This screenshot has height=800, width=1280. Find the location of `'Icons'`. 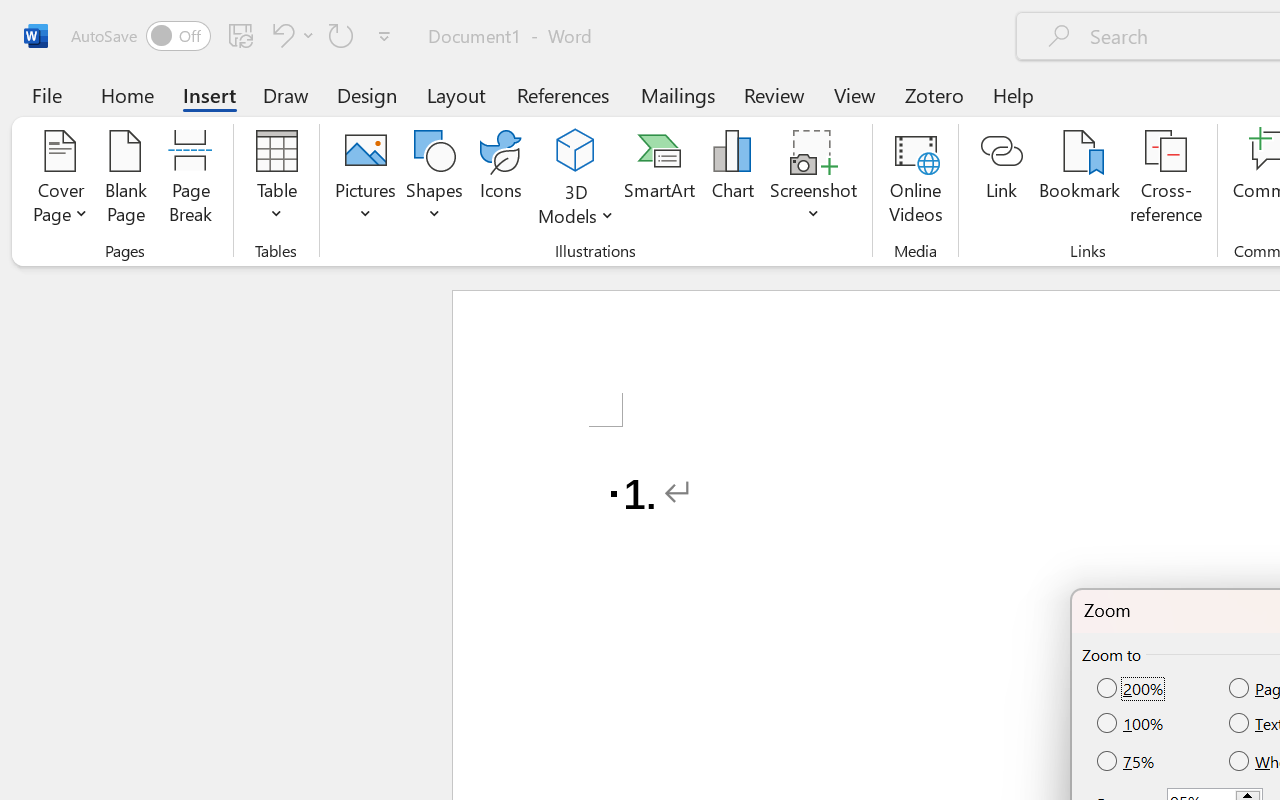

'Icons' is located at coordinates (501, 179).